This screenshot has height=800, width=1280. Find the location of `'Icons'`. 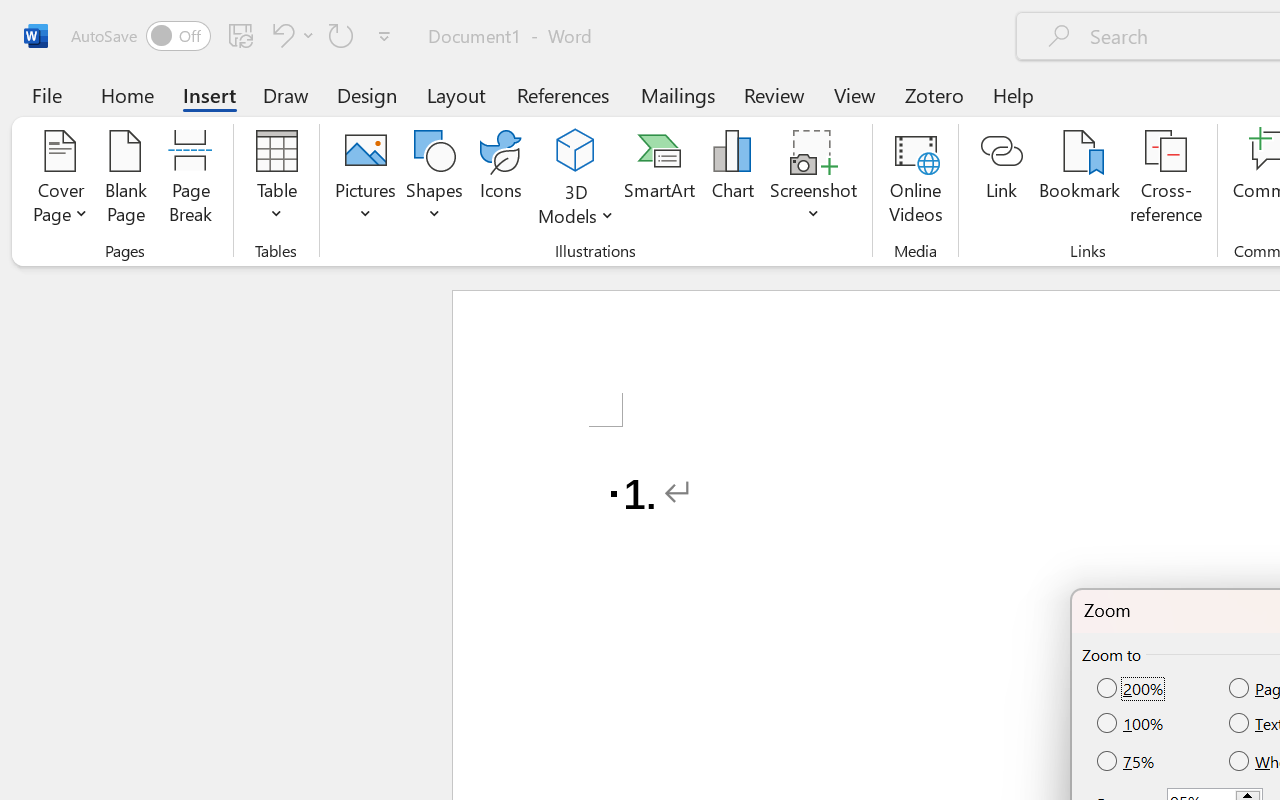

'Icons' is located at coordinates (501, 179).